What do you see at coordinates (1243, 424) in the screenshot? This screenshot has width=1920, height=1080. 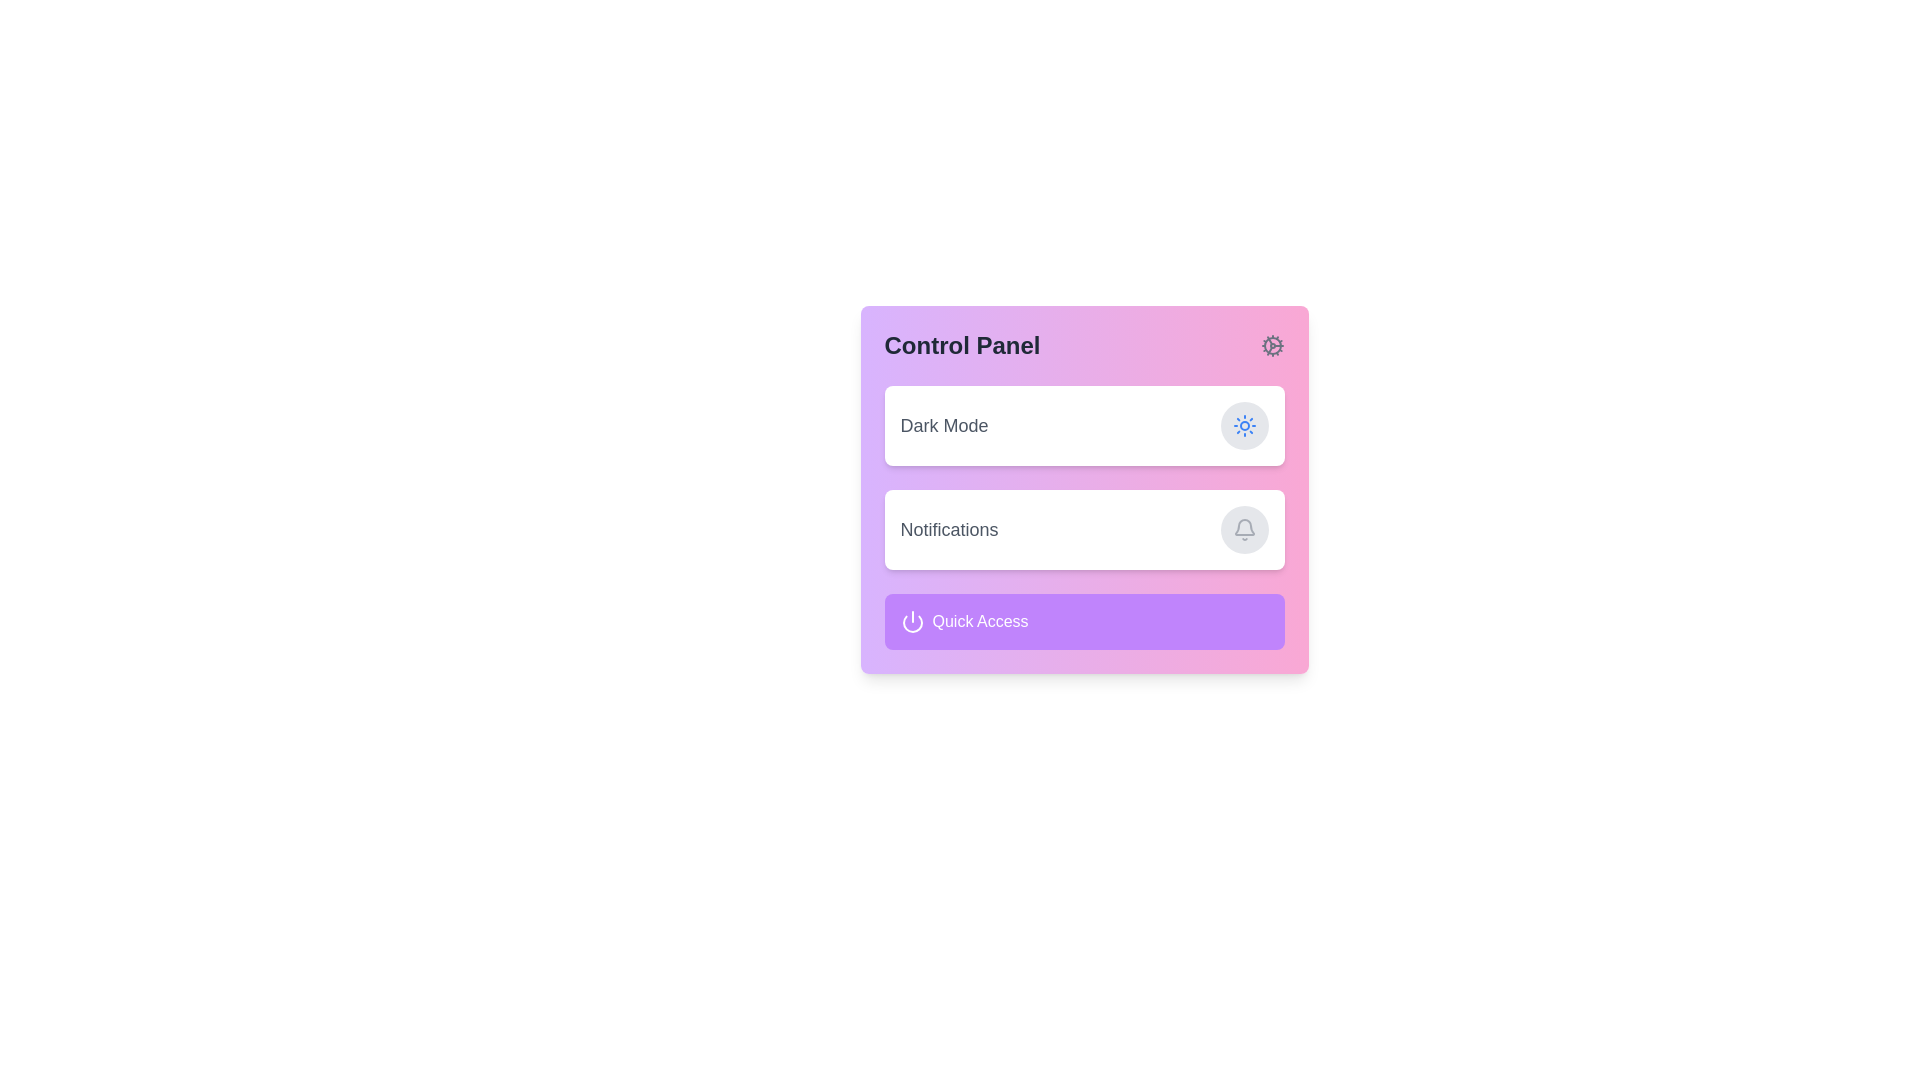 I see `the sun icon, which is styled in blue and located within a circular gray button to the right of the 'Dark Mode' text label` at bounding box center [1243, 424].